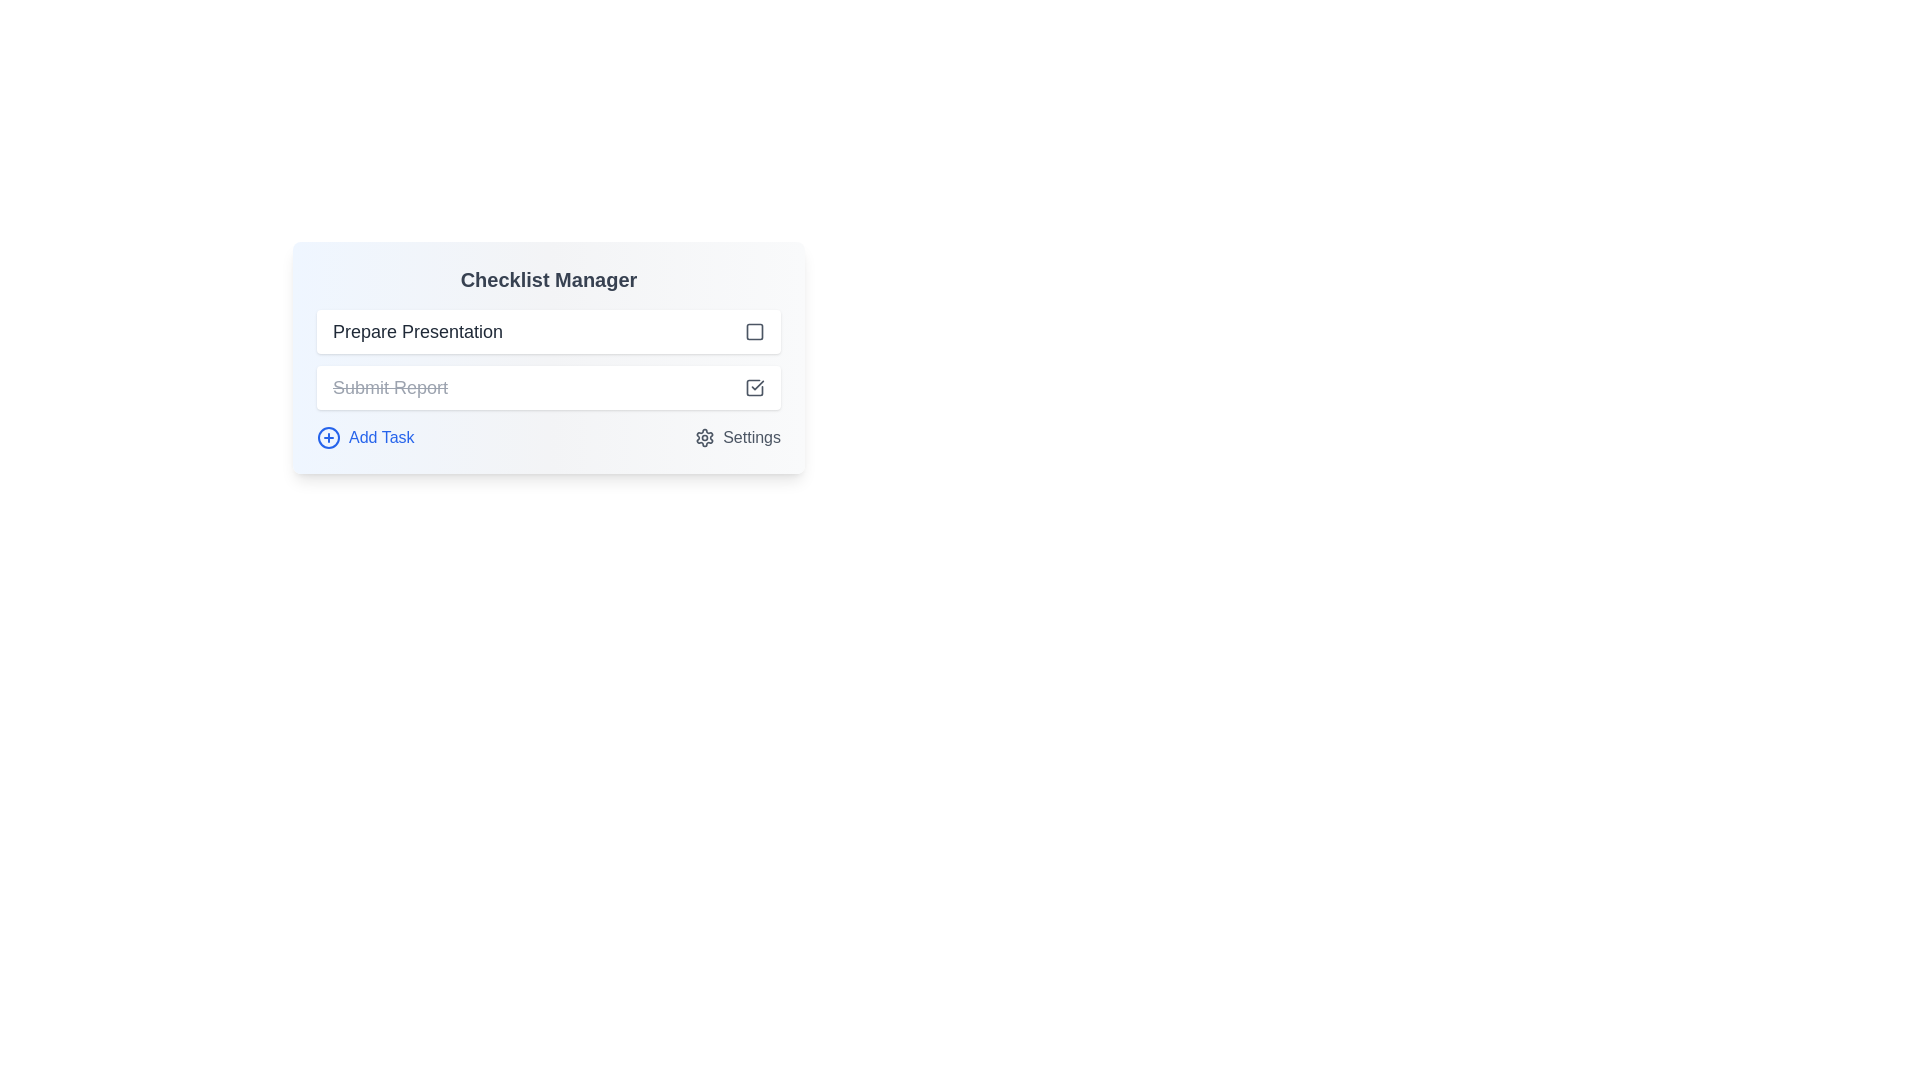  I want to click on the vector-based decorative graphic located towards the lower right of the Checklist Manager component, adjacent to the 'Submit Report' checkbox, so click(753, 388).